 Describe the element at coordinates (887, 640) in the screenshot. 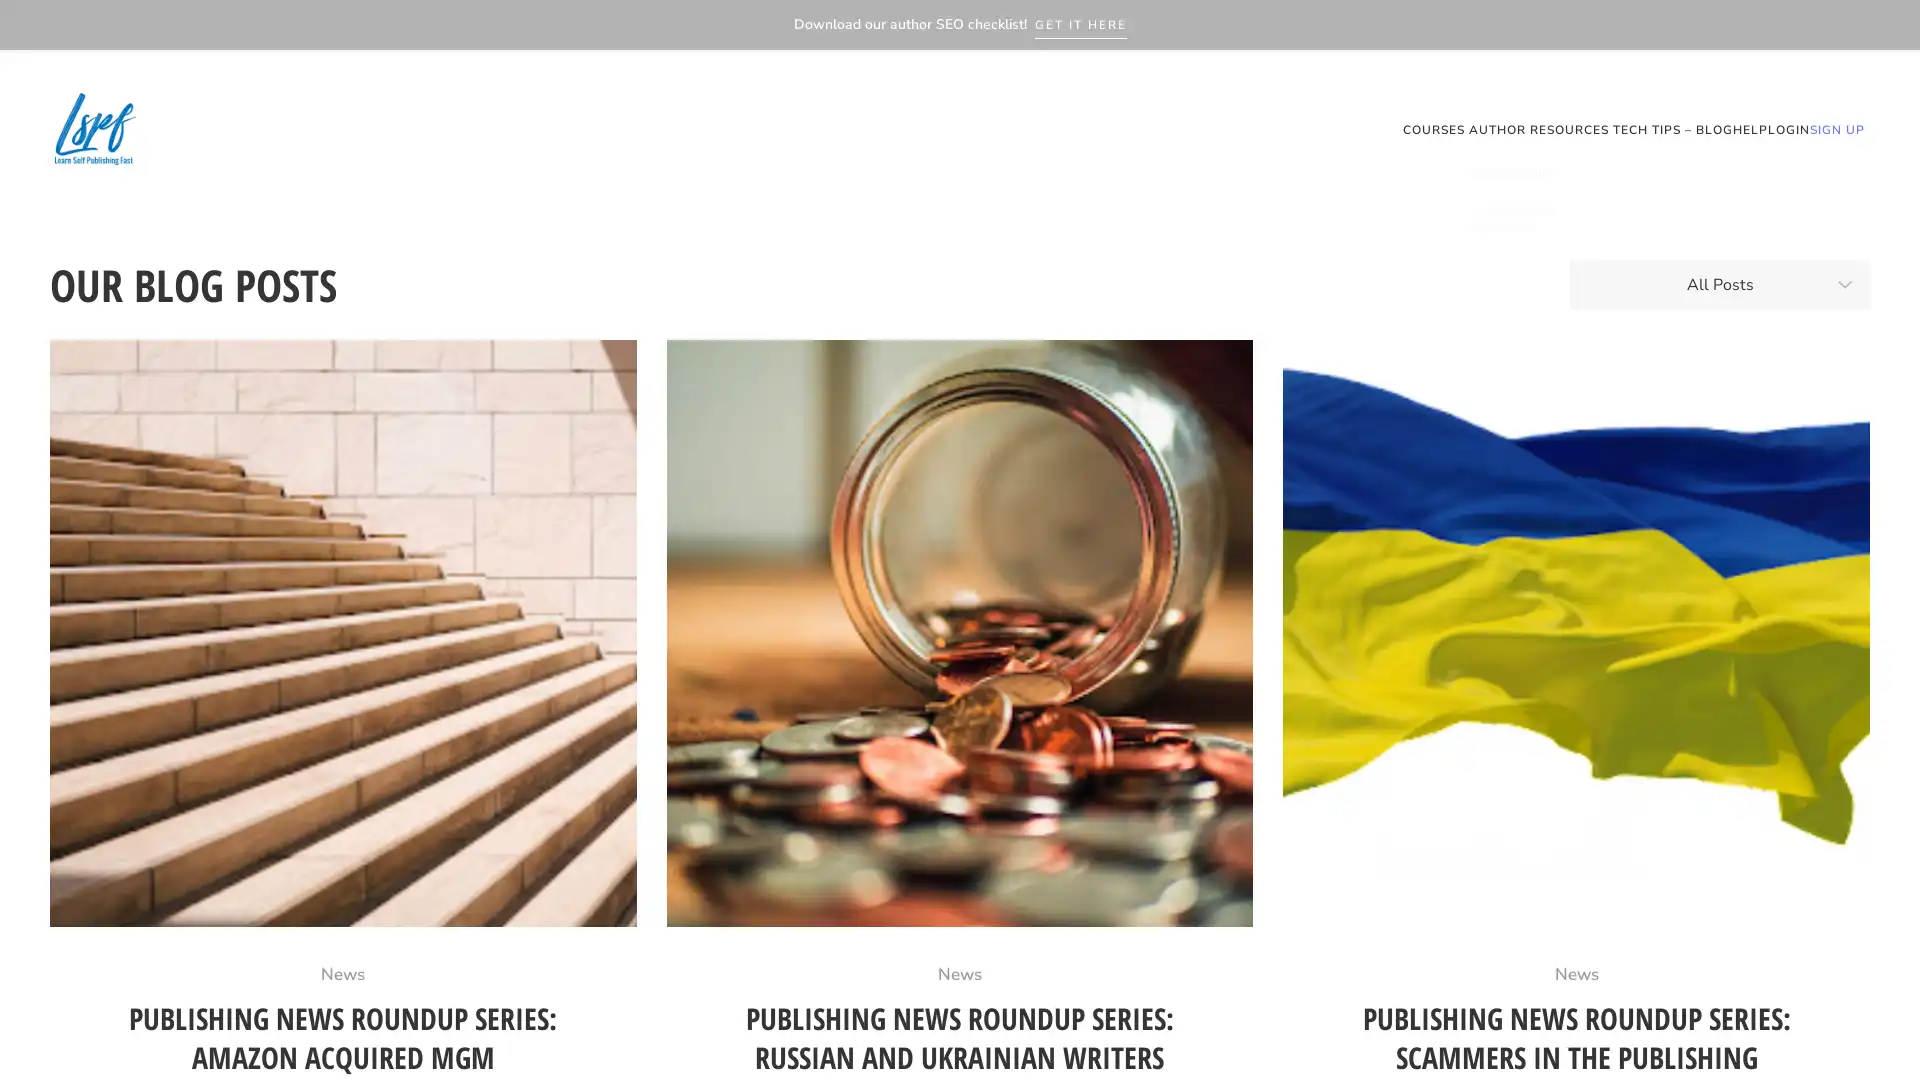

I see `GET IT NOW!` at that location.